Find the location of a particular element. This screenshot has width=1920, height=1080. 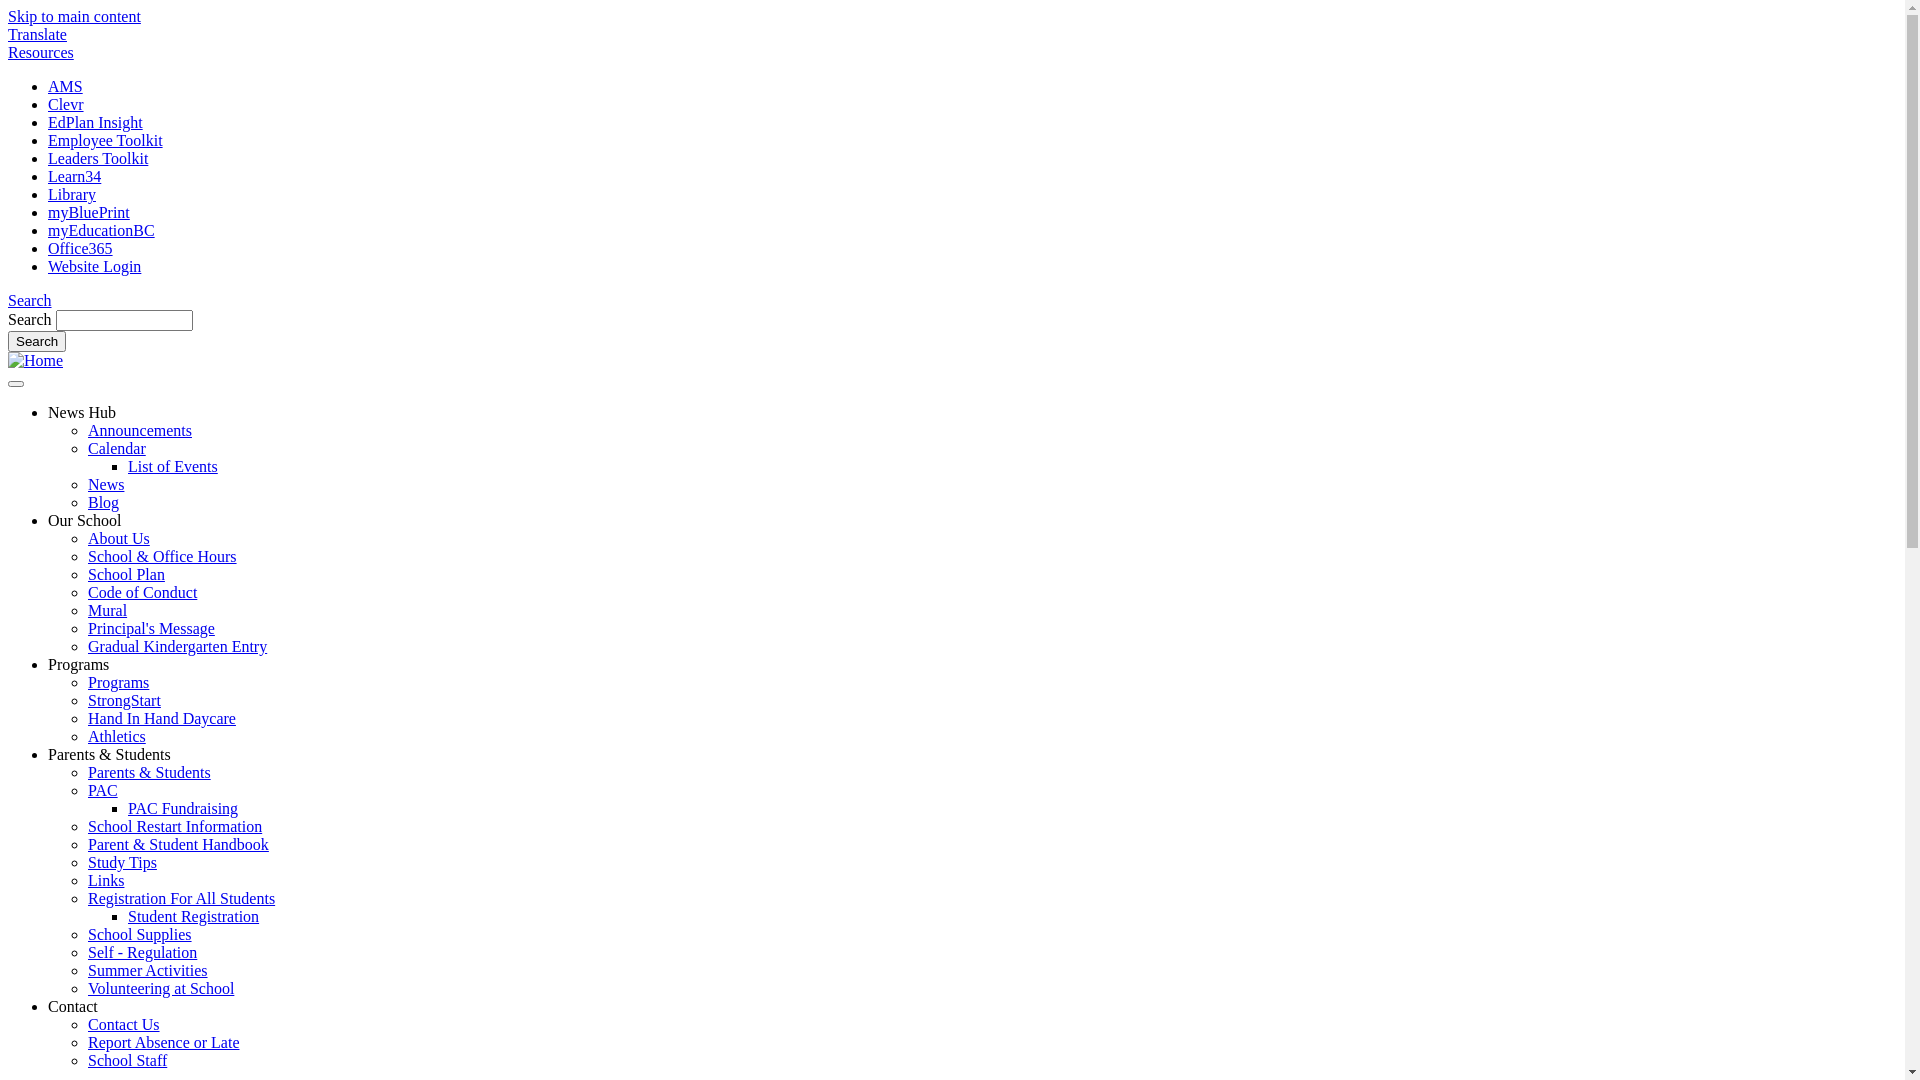

'Code of Conduct' is located at coordinates (141, 591).